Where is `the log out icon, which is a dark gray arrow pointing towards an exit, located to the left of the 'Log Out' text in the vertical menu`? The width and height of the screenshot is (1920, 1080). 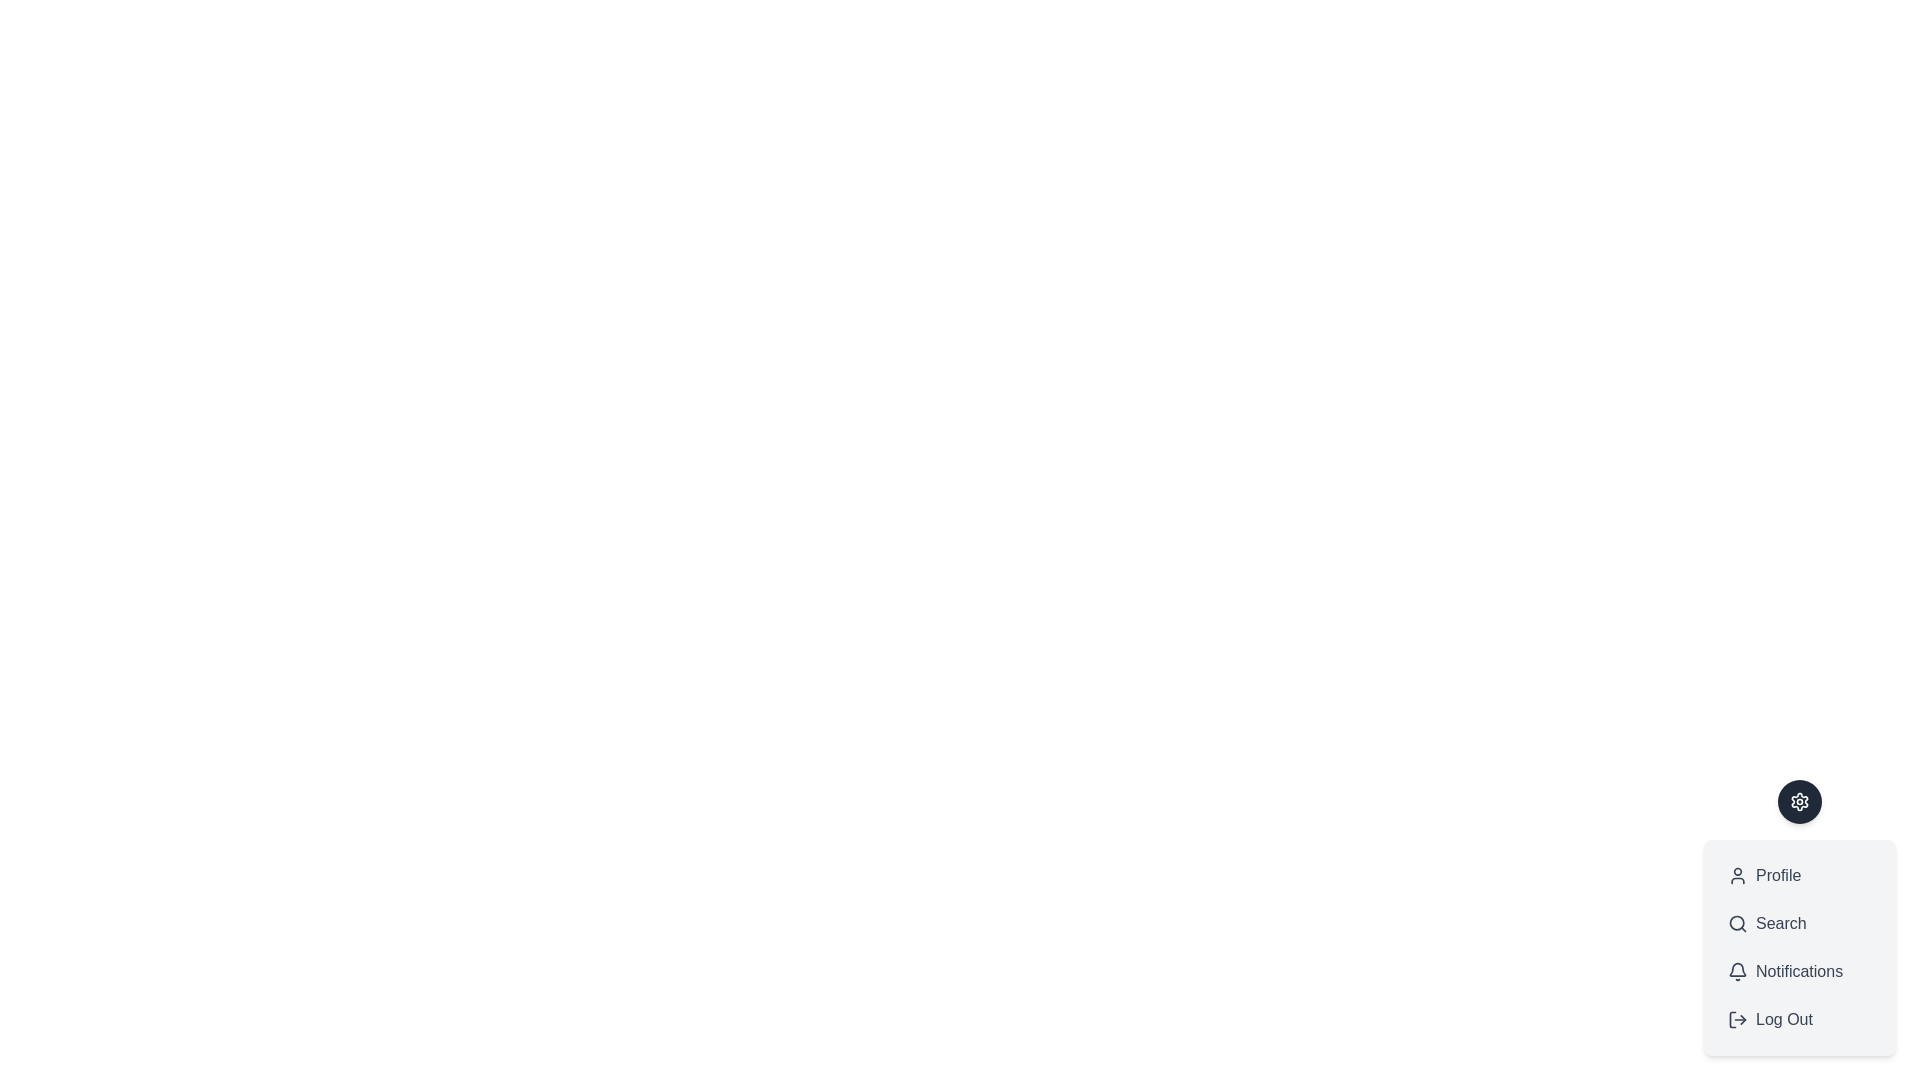
the log out icon, which is a dark gray arrow pointing towards an exit, located to the left of the 'Log Out' text in the vertical menu is located at coordinates (1736, 1019).